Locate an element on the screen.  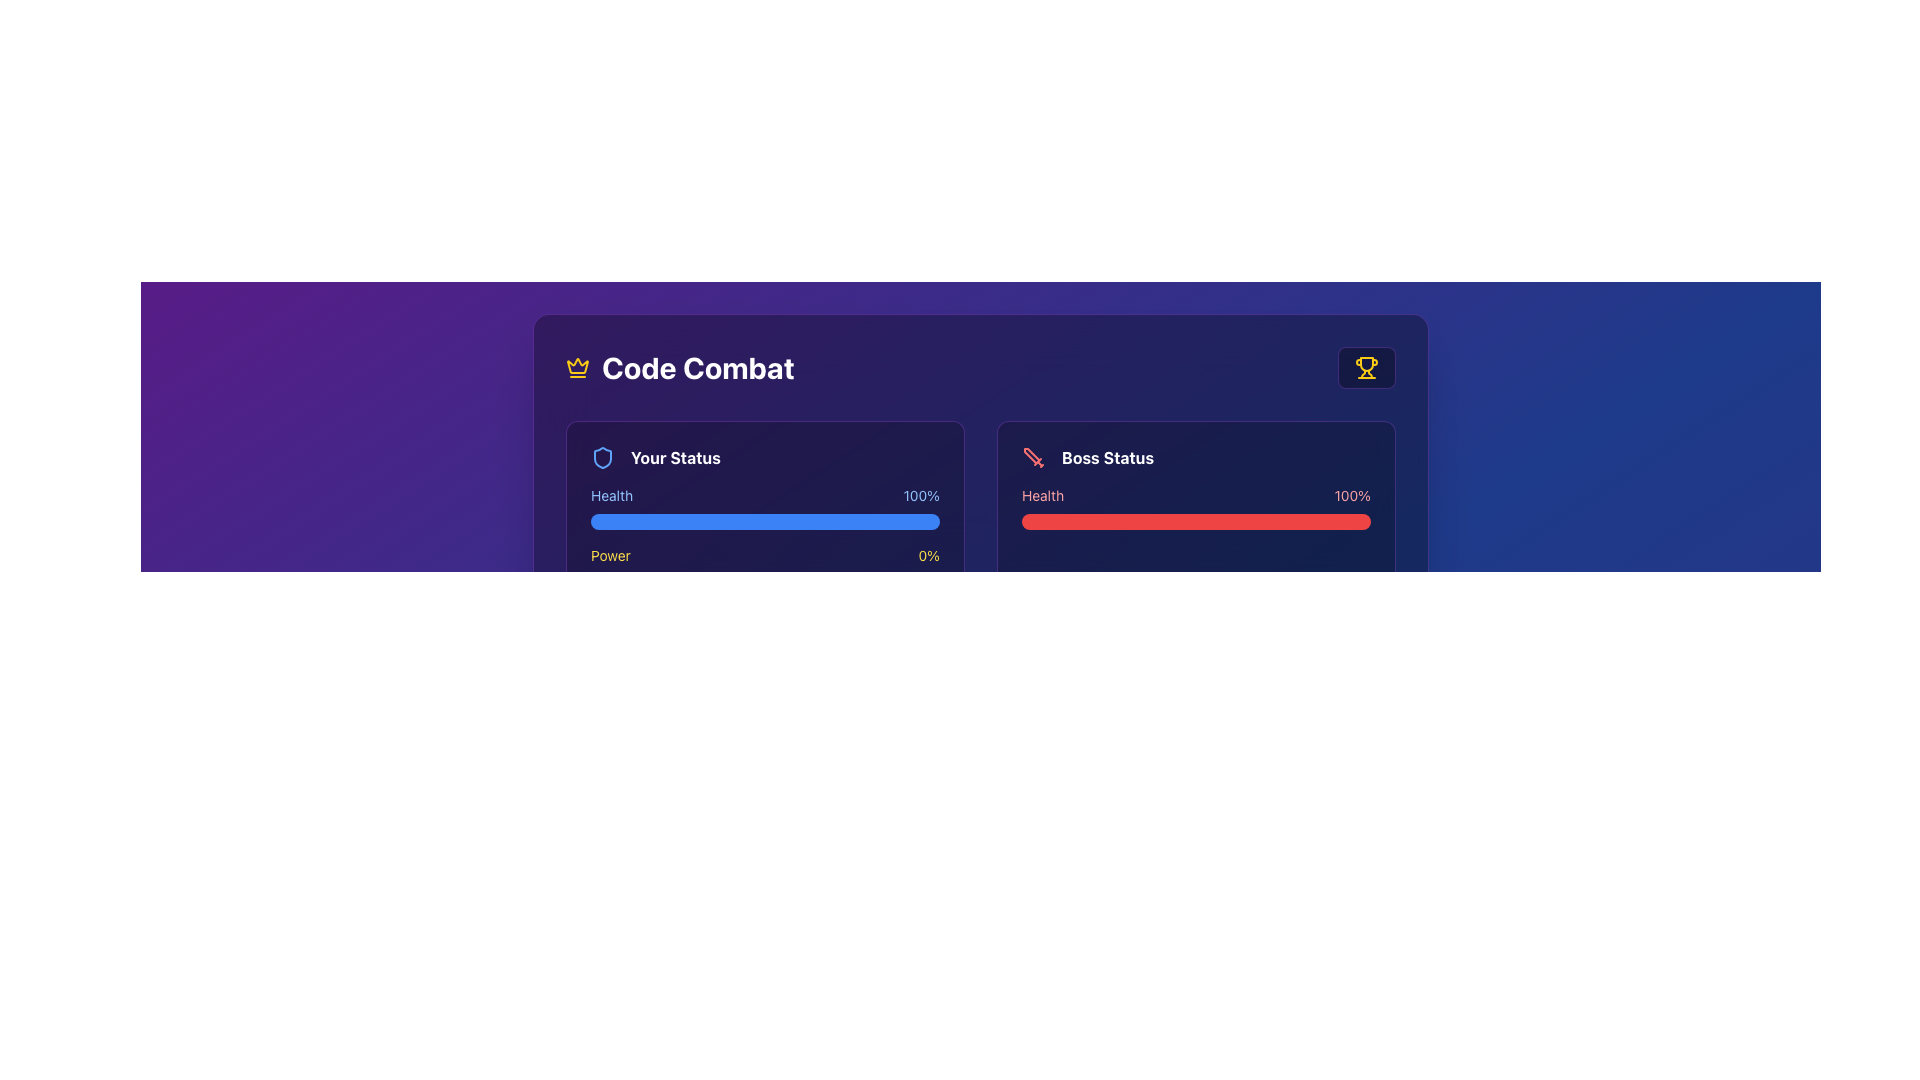
the combat/aggression icon located in the 'Boss Status' section, positioned immediately to the left of the text 'Boss Status' is located at coordinates (1033, 458).